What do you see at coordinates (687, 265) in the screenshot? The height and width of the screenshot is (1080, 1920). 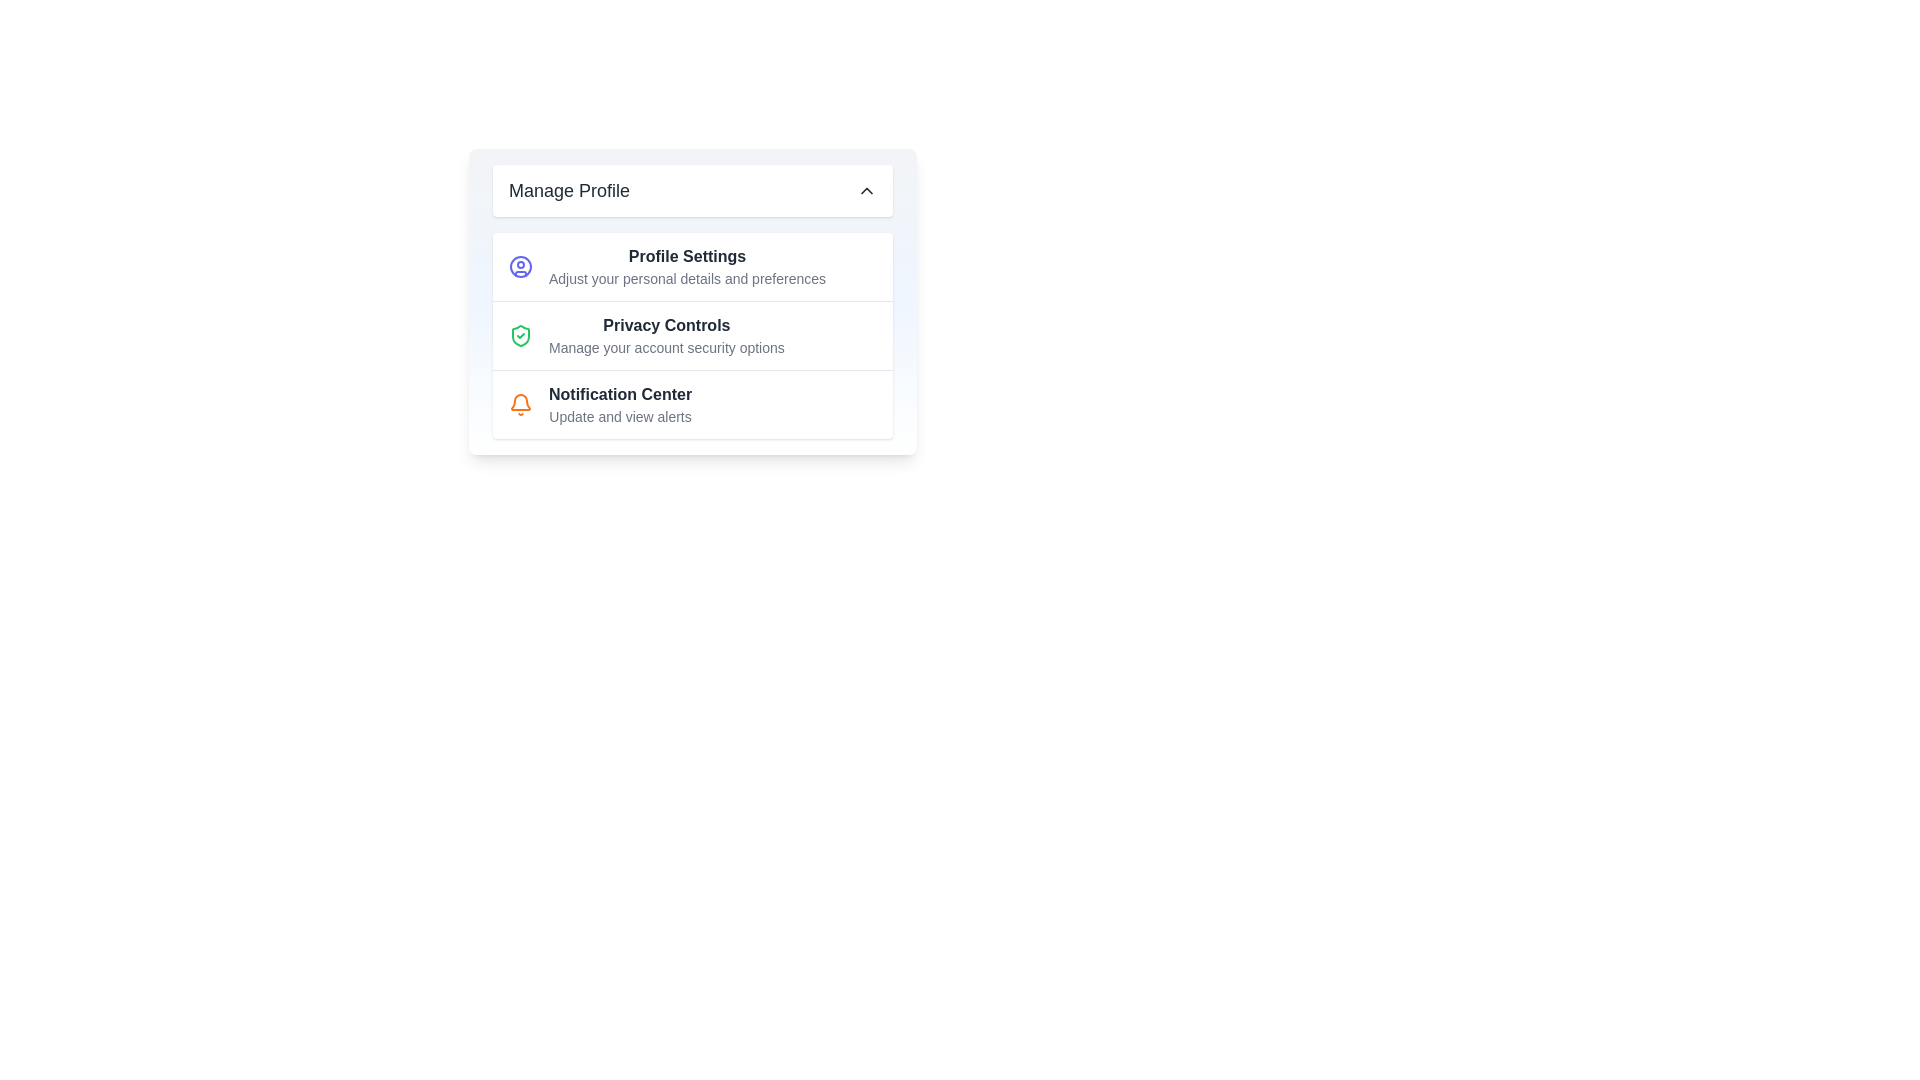 I see `the first menu option in the 'Manage Profile' section` at bounding box center [687, 265].